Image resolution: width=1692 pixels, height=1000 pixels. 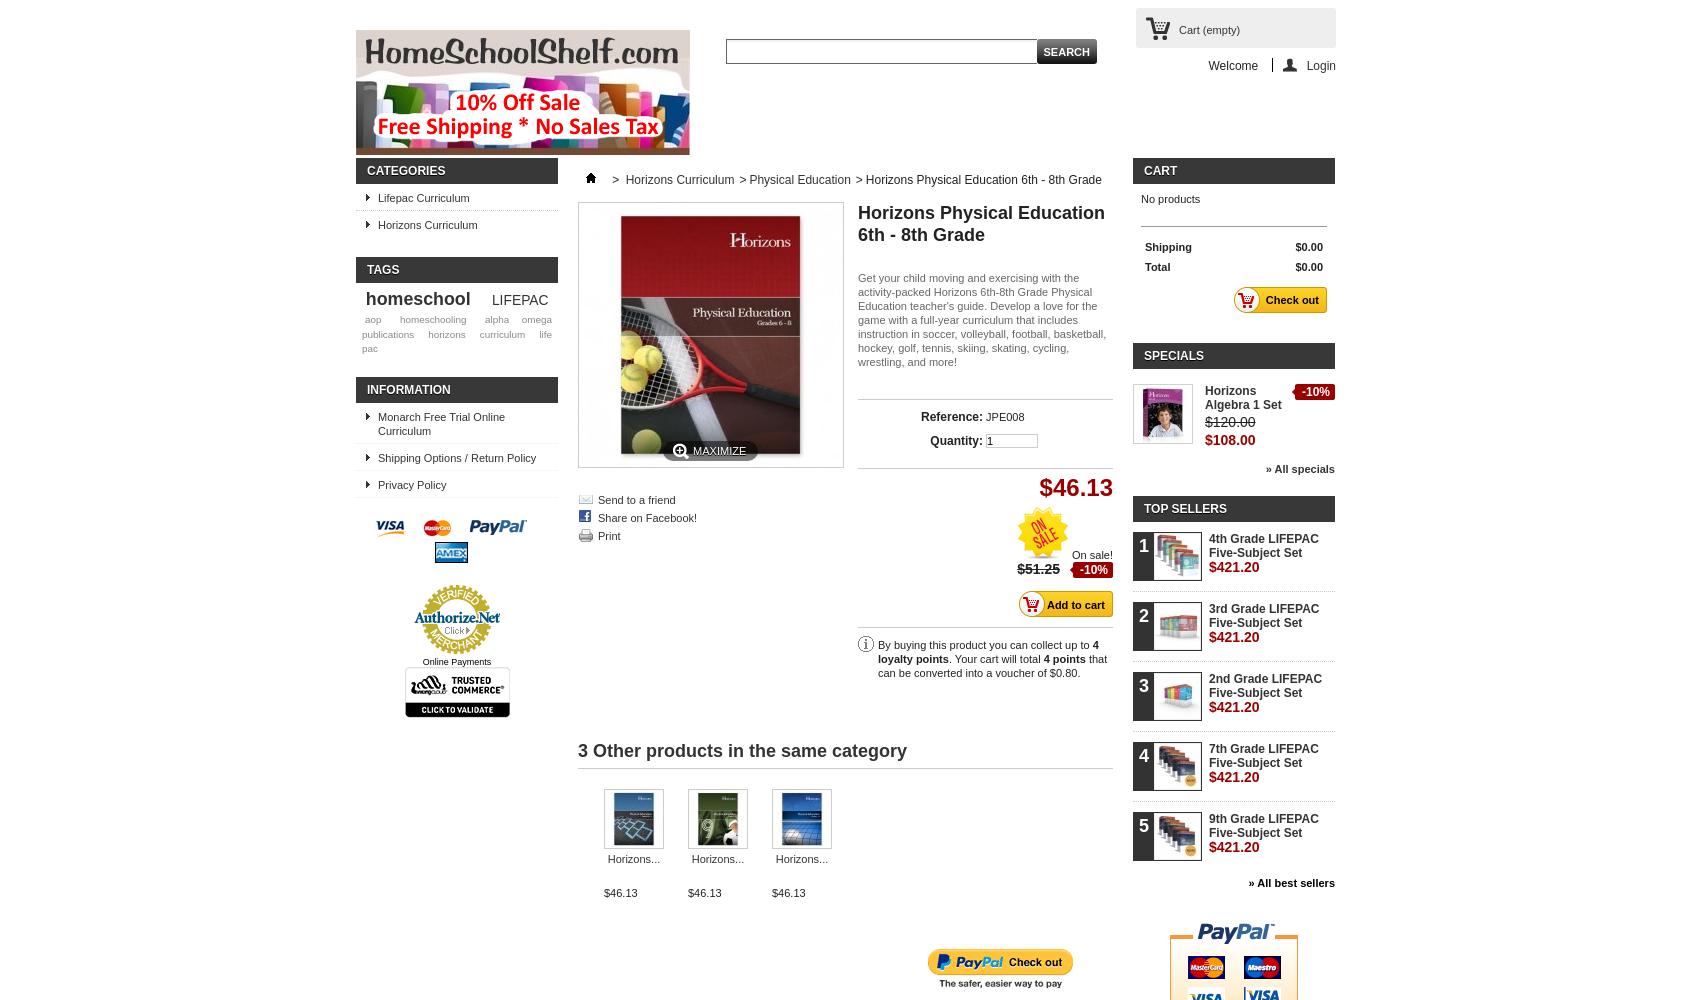 I want to click on 'curriculum', so click(x=478, y=332).